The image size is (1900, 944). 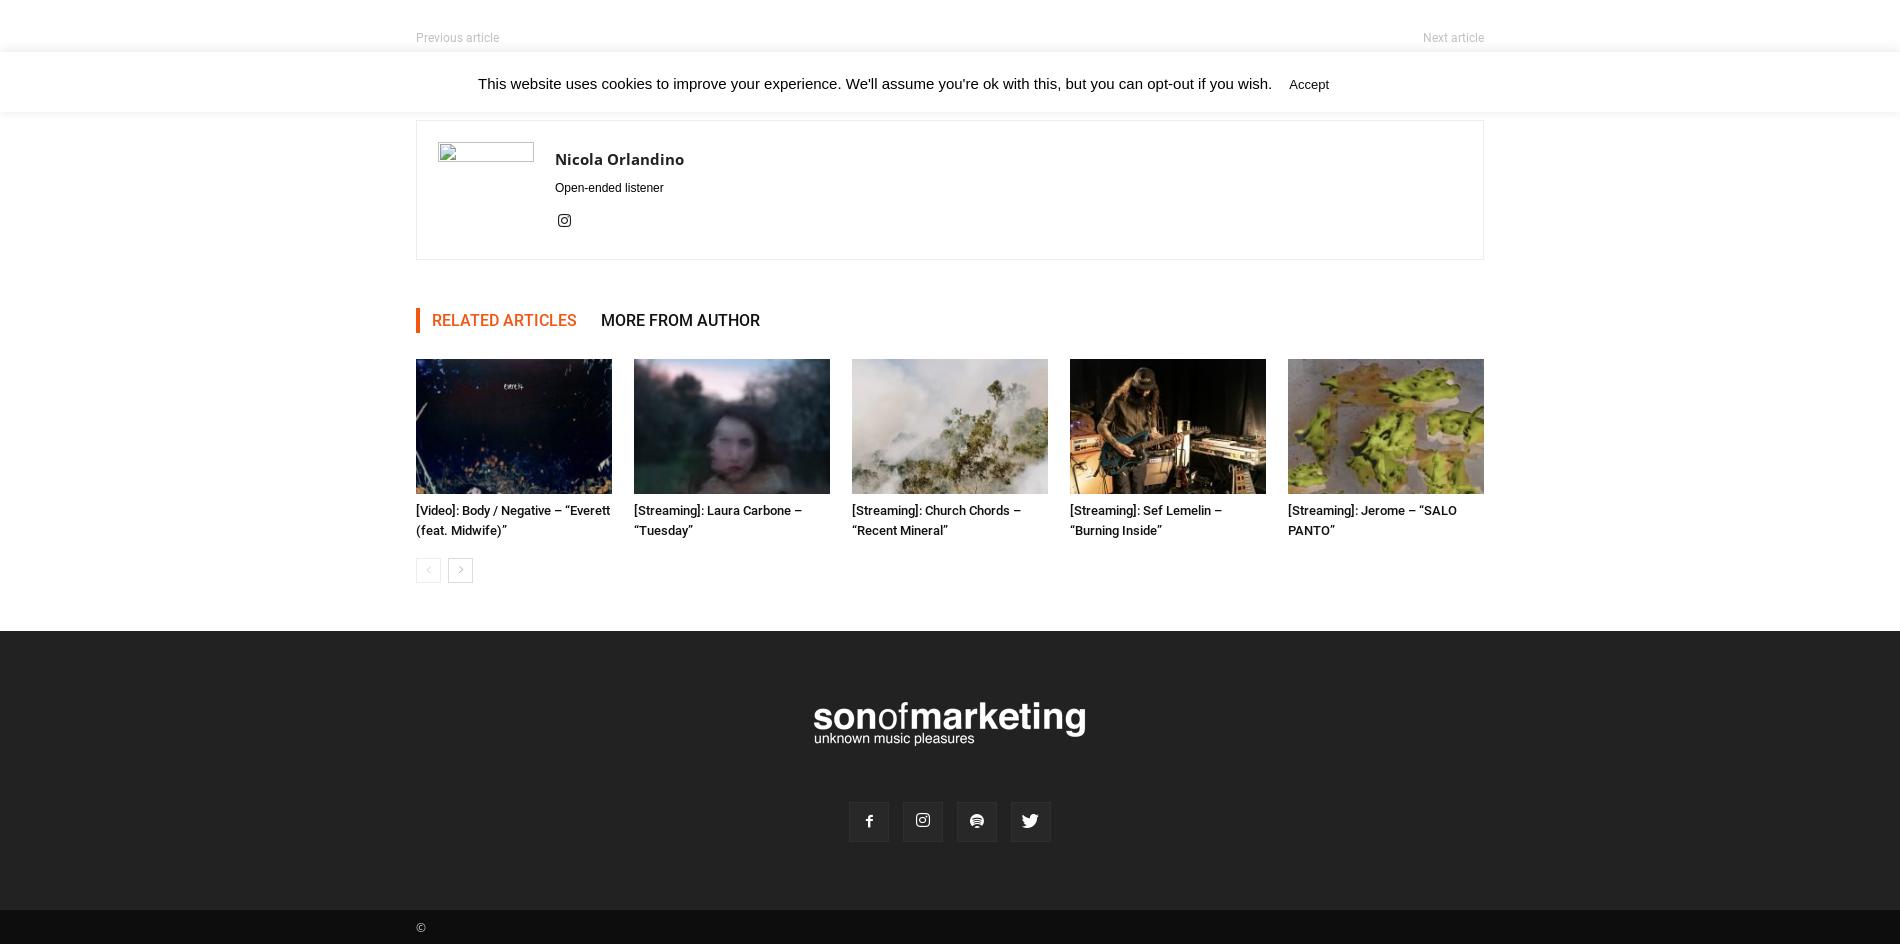 I want to click on '[Streaming]: Church Chords – “Recent Mineral”', so click(x=850, y=520).